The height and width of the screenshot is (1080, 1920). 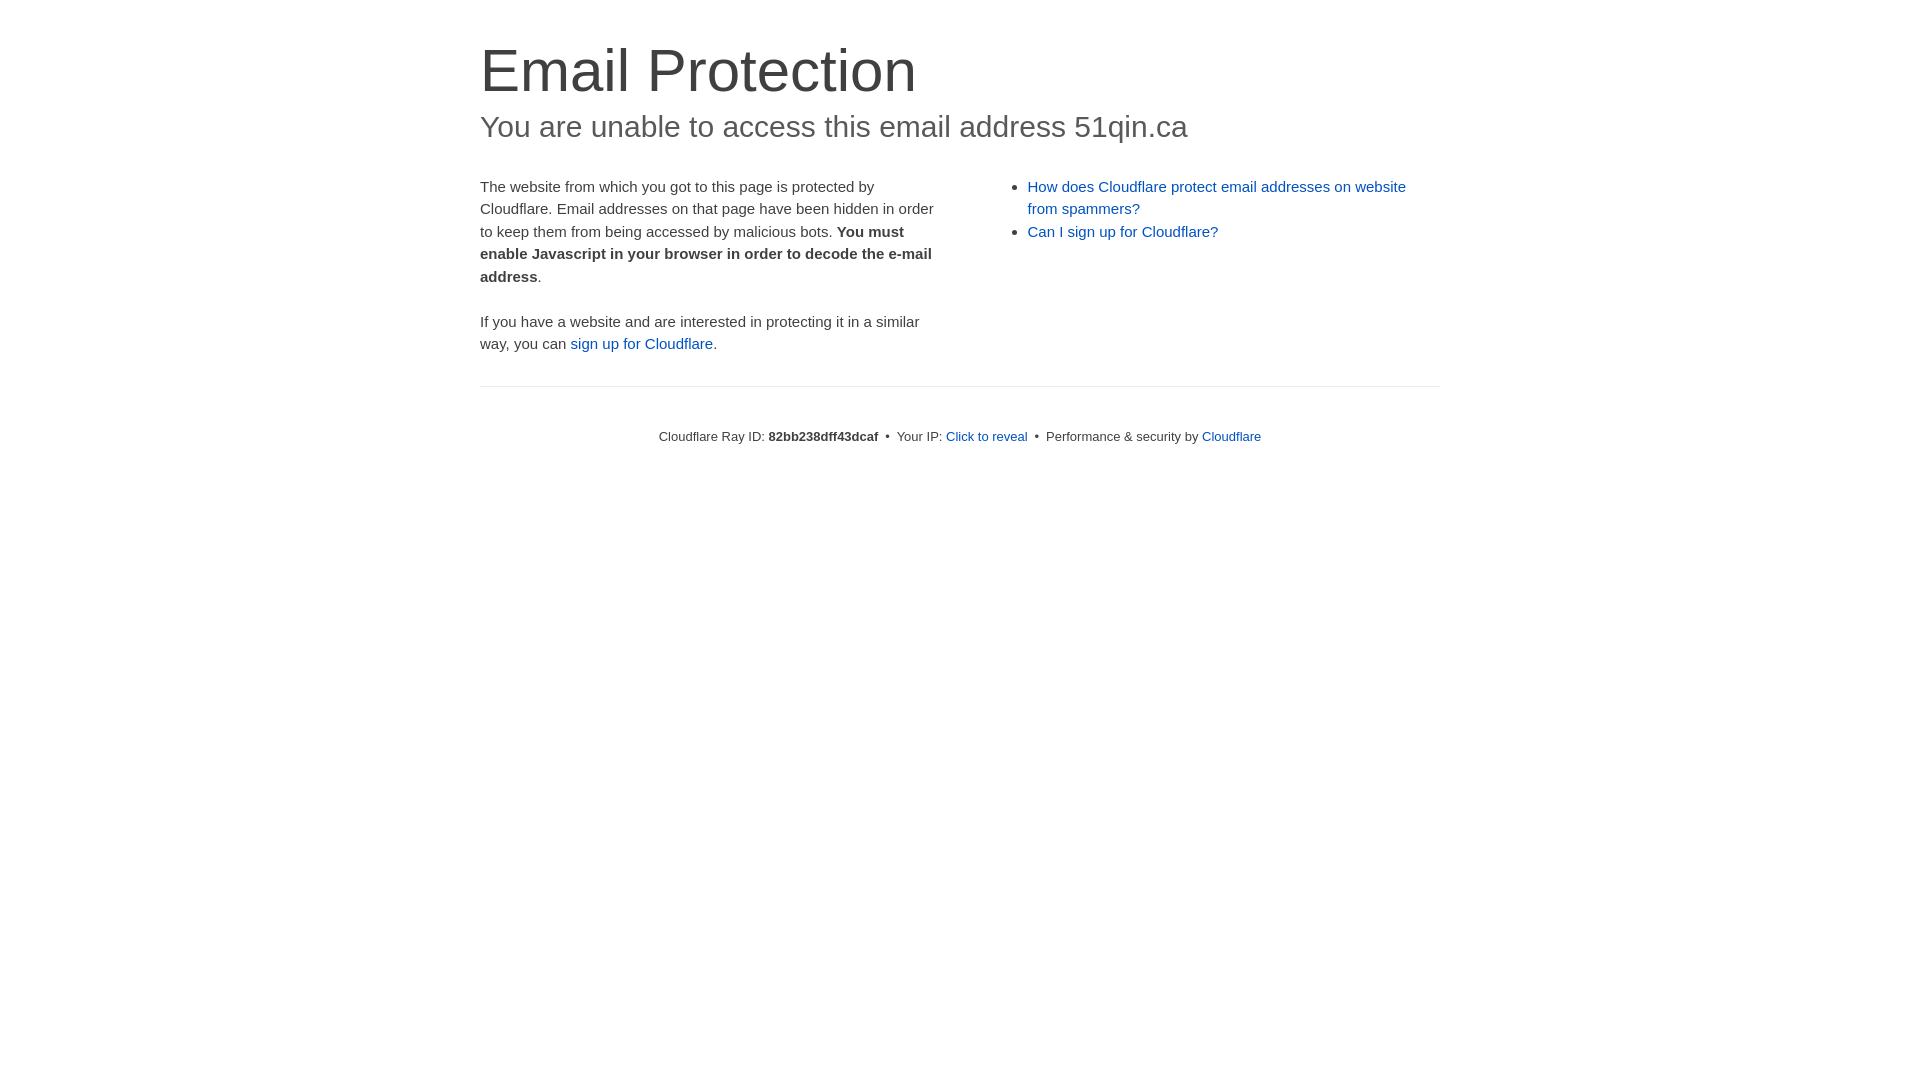 What do you see at coordinates (570, 342) in the screenshot?
I see `'sign up for Cloudflare'` at bounding box center [570, 342].